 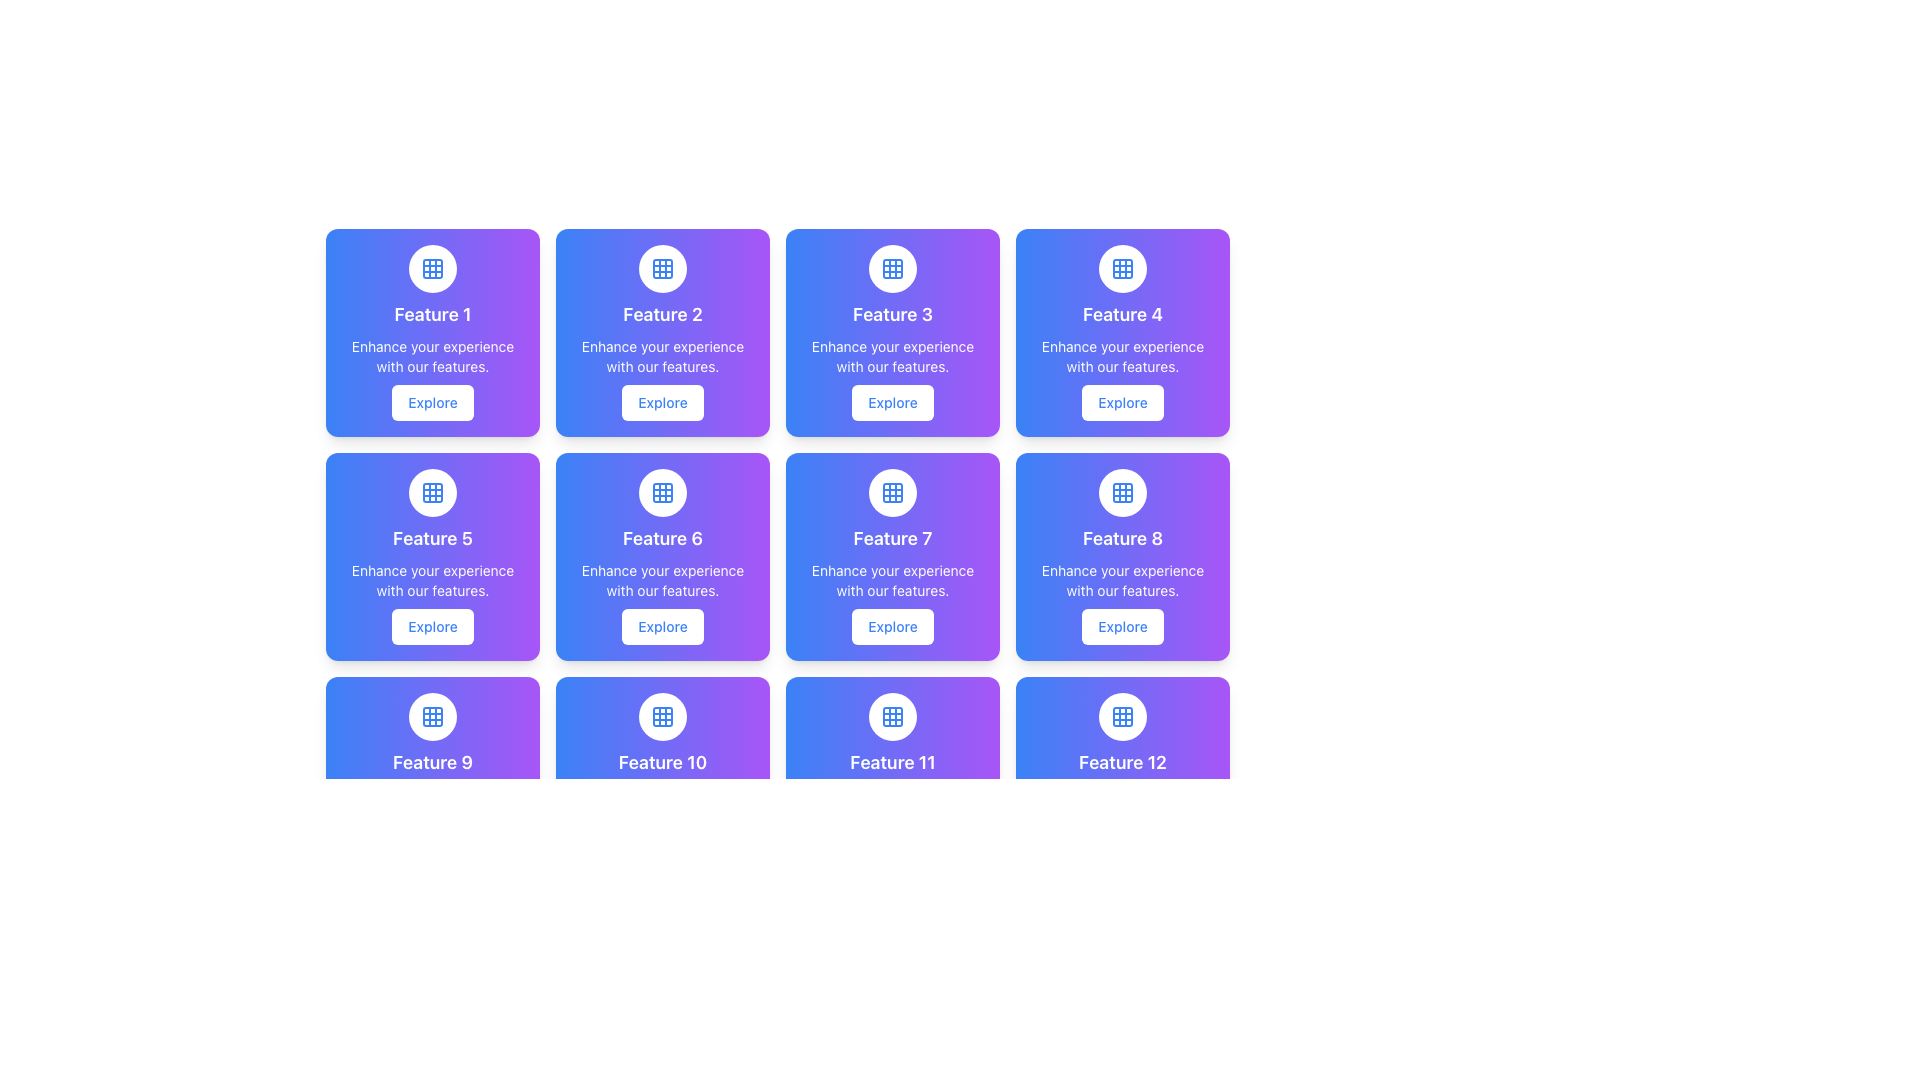 What do you see at coordinates (662, 268) in the screenshot?
I see `the grid icon, which is a 3x3 arrangement of squares on a circular white background with blue grid lines, located in the second column of the first row` at bounding box center [662, 268].